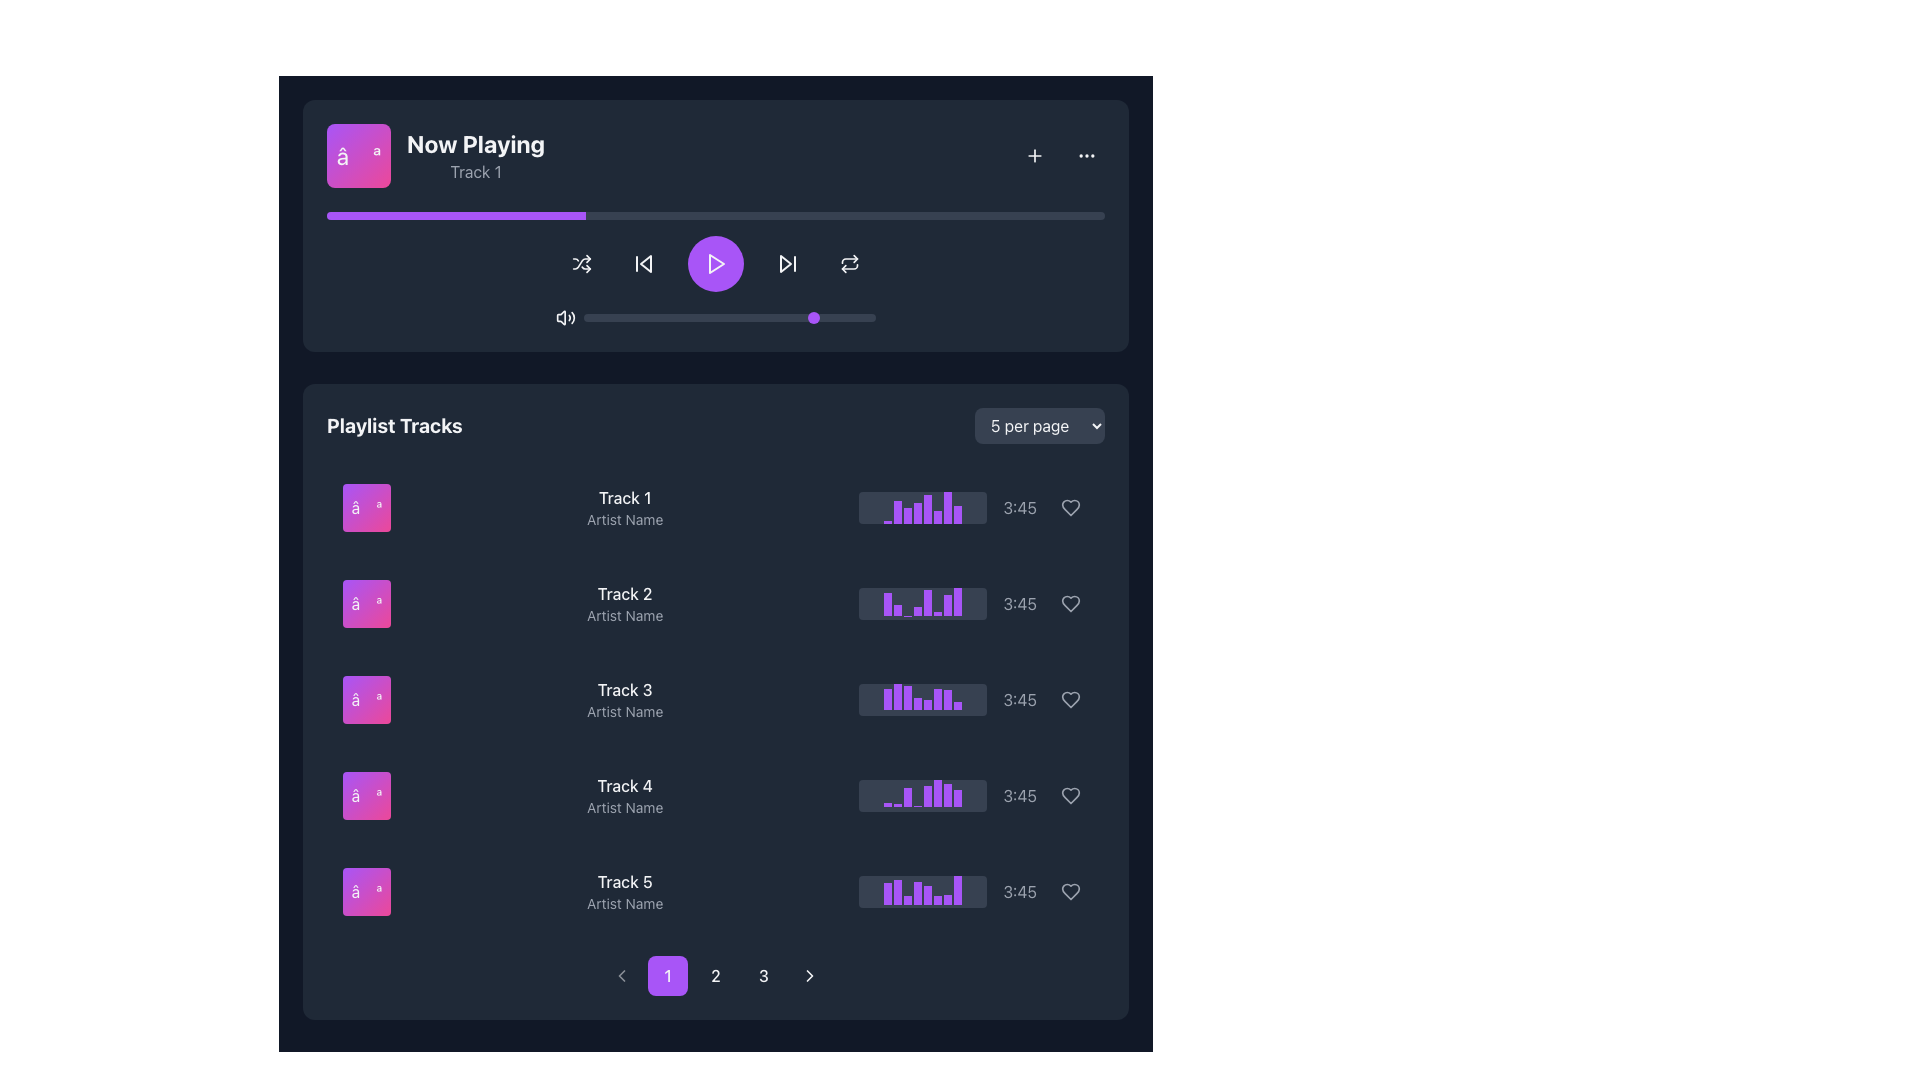 The width and height of the screenshot is (1920, 1080). Describe the element at coordinates (801, 216) in the screenshot. I see `playback progress` at that location.